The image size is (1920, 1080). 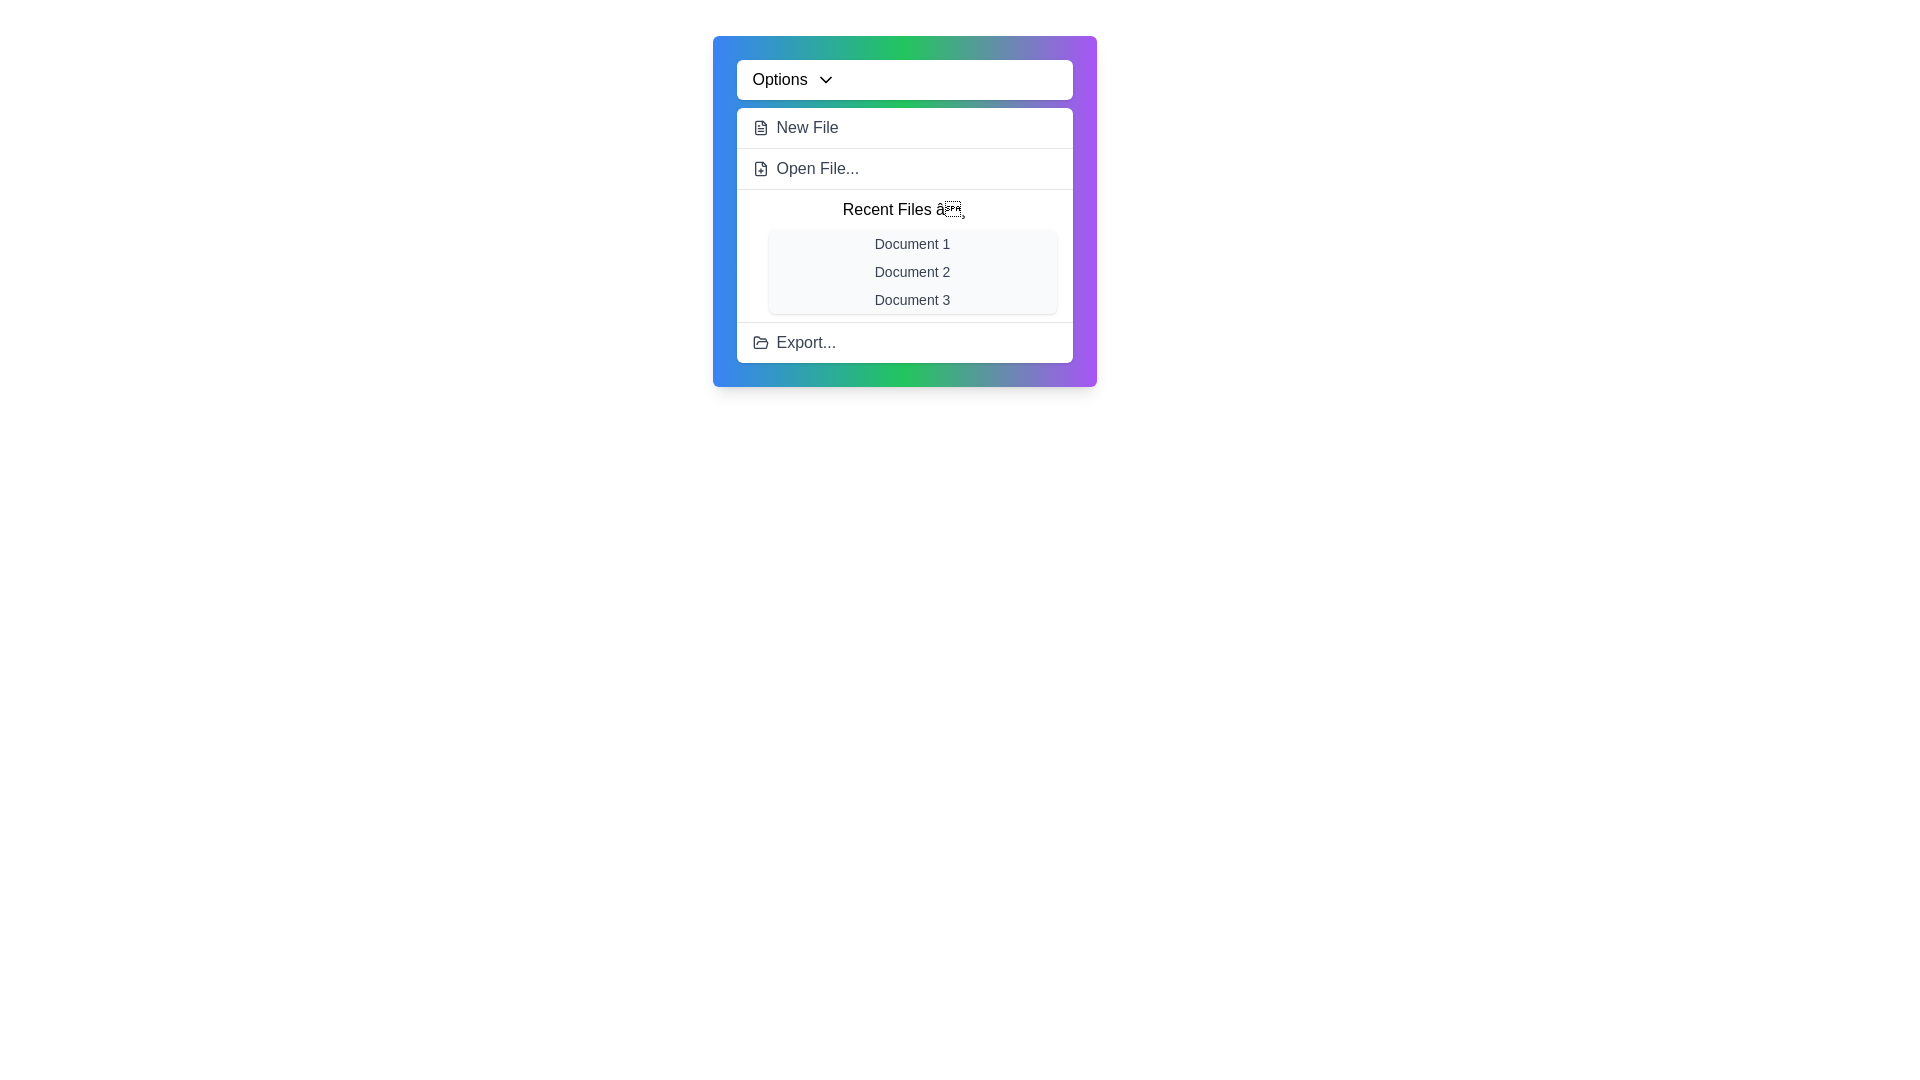 I want to click on filenames from the list of recently accessed files located centrally in the dropdown menu, positioned below the 'Open File...' option and above the 'Export...' option, so click(x=903, y=254).